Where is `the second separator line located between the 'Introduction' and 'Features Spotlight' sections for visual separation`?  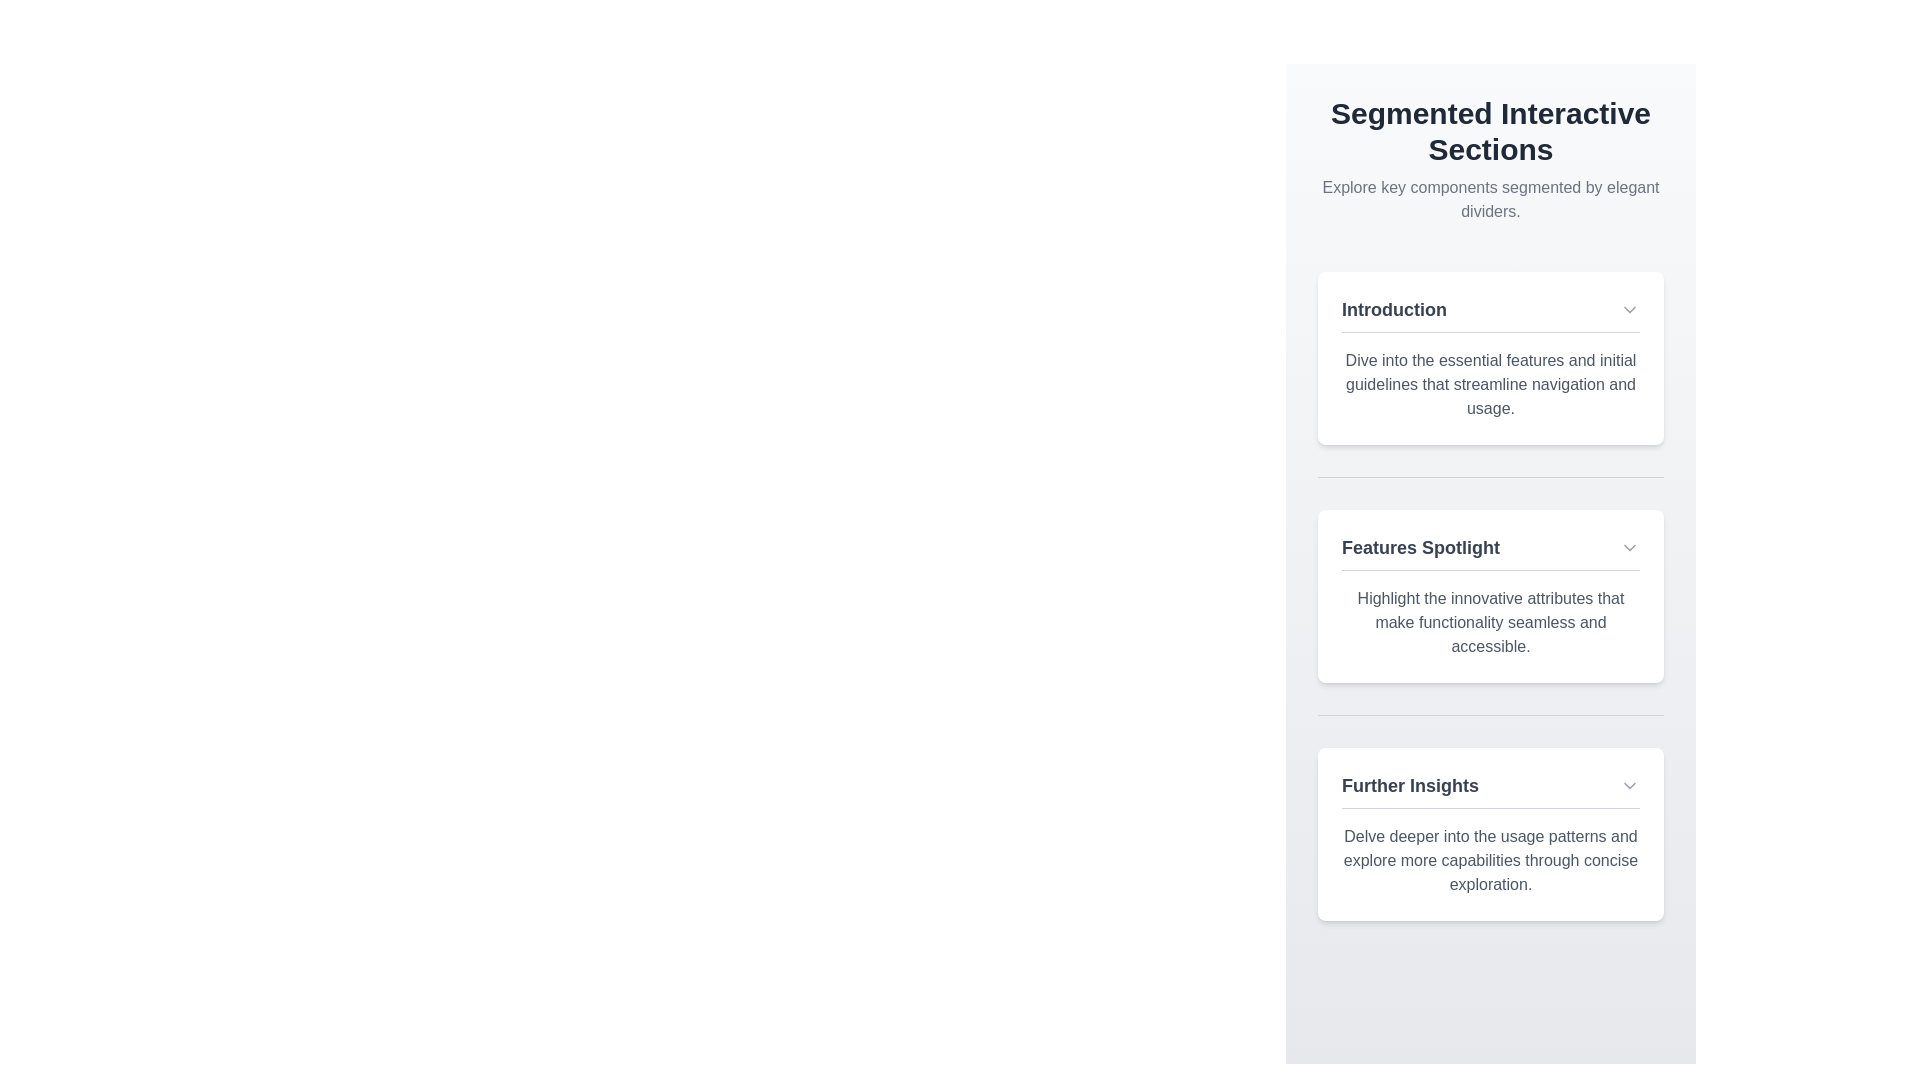 the second separator line located between the 'Introduction' and 'Features Spotlight' sections for visual separation is located at coordinates (1491, 477).